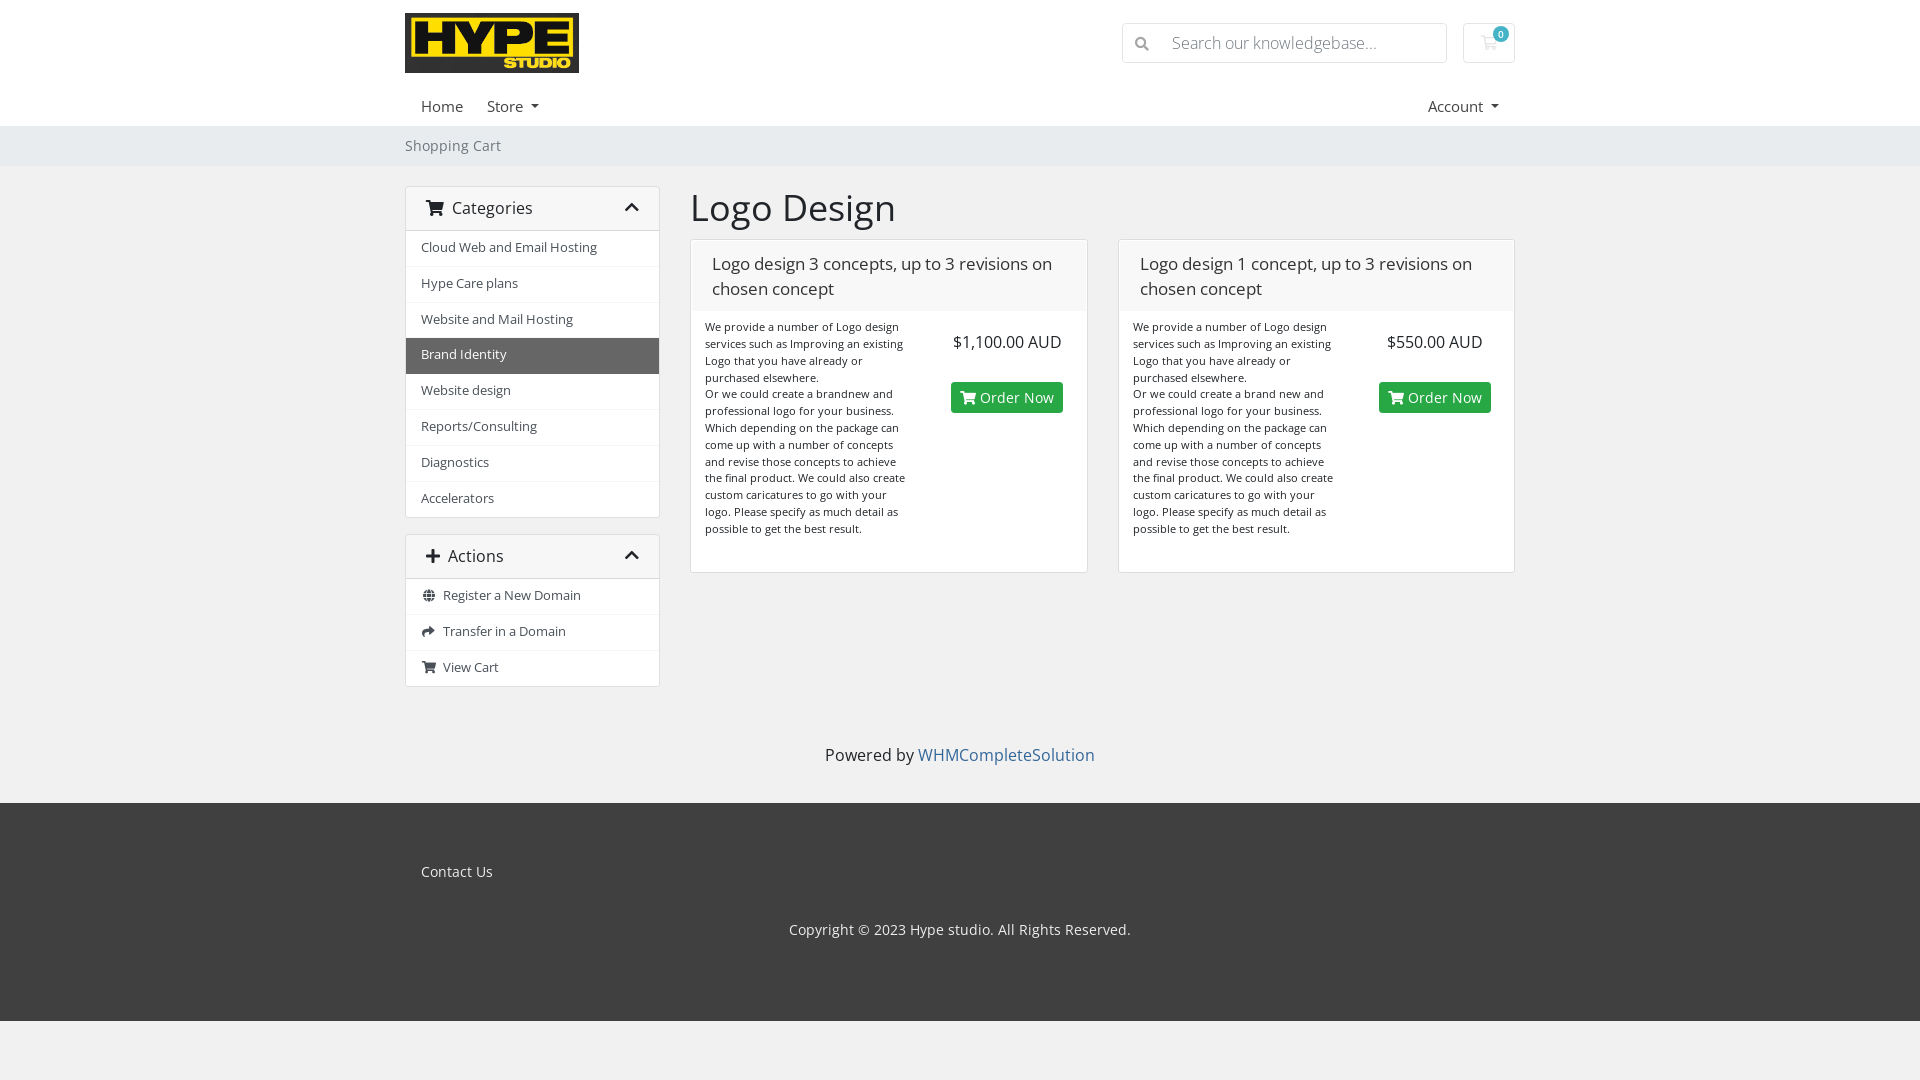 Image resolution: width=1920 pixels, height=1080 pixels. What do you see at coordinates (405, 354) in the screenshot?
I see `'Brand Identity'` at bounding box center [405, 354].